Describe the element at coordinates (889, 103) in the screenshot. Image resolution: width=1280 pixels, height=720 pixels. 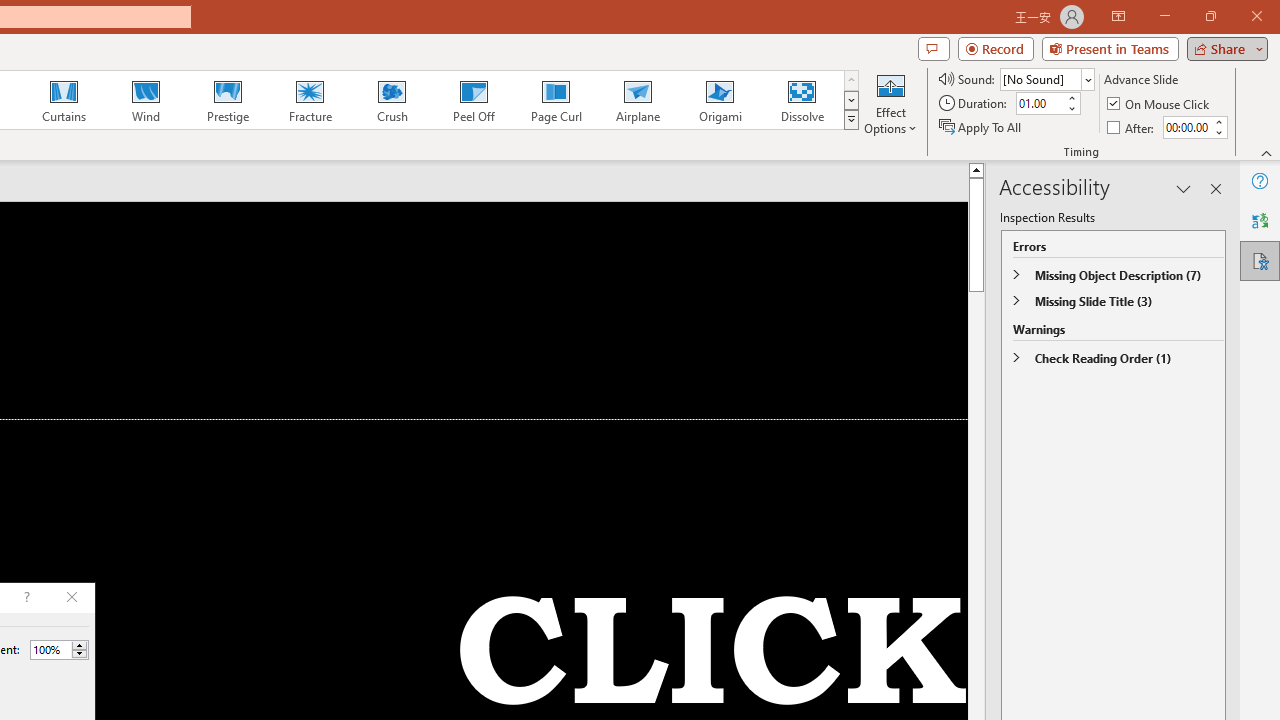
I see `'Effect Options'` at that location.